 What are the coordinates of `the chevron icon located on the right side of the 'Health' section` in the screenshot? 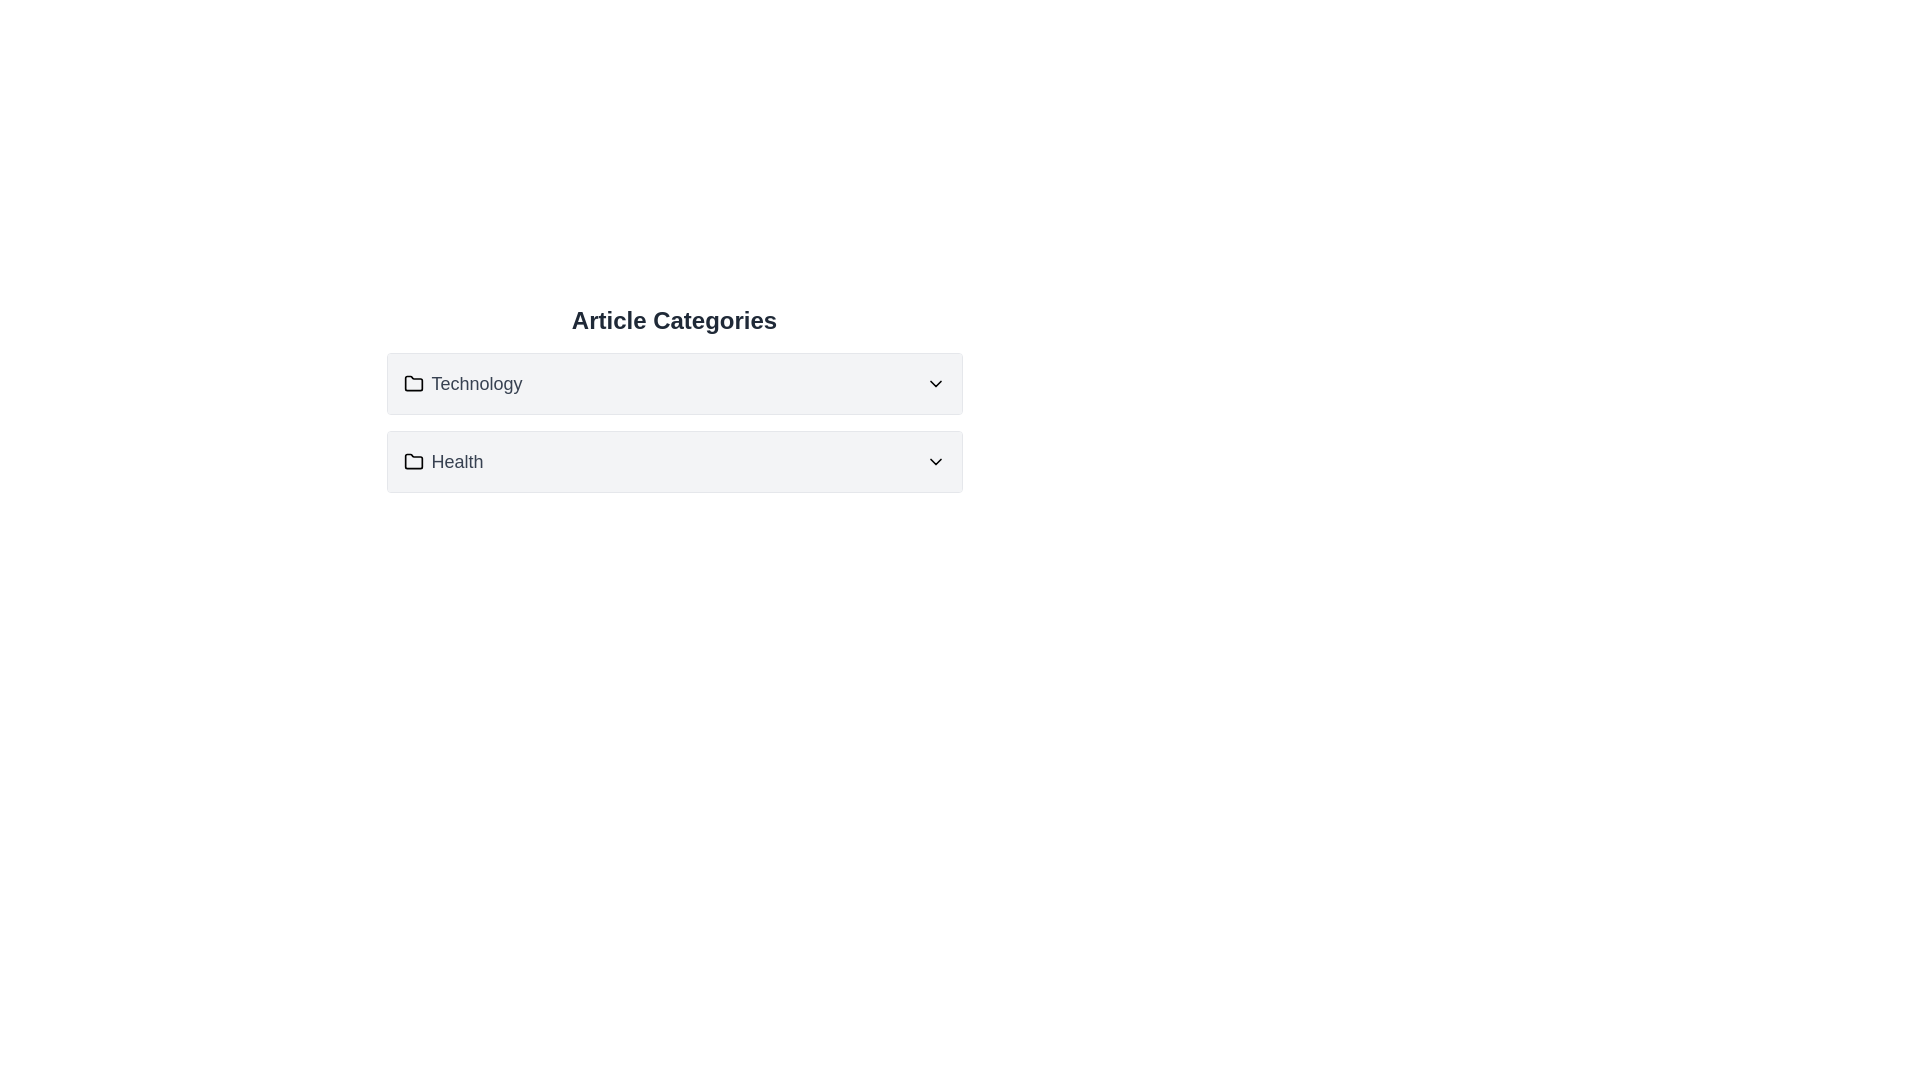 It's located at (934, 462).